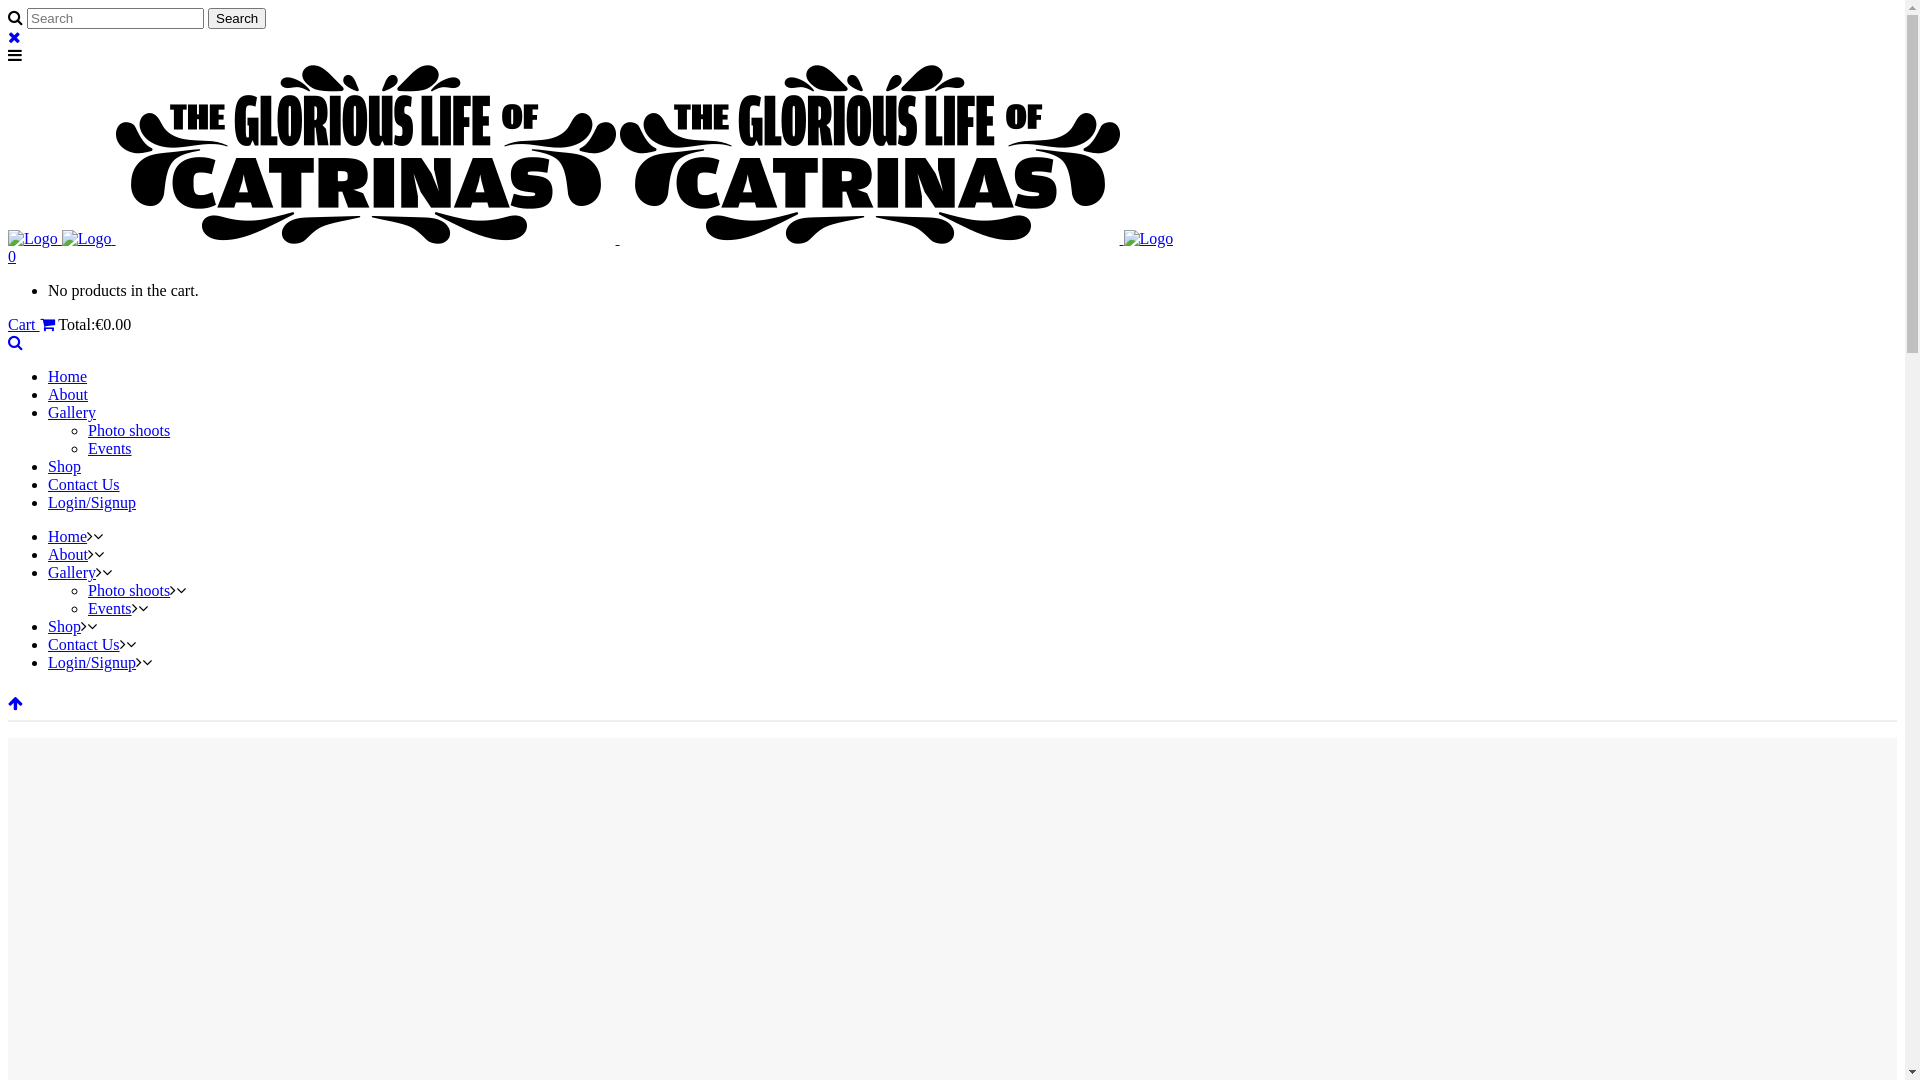 The width and height of the screenshot is (1920, 1080). I want to click on 'Photo shoots', so click(128, 429).